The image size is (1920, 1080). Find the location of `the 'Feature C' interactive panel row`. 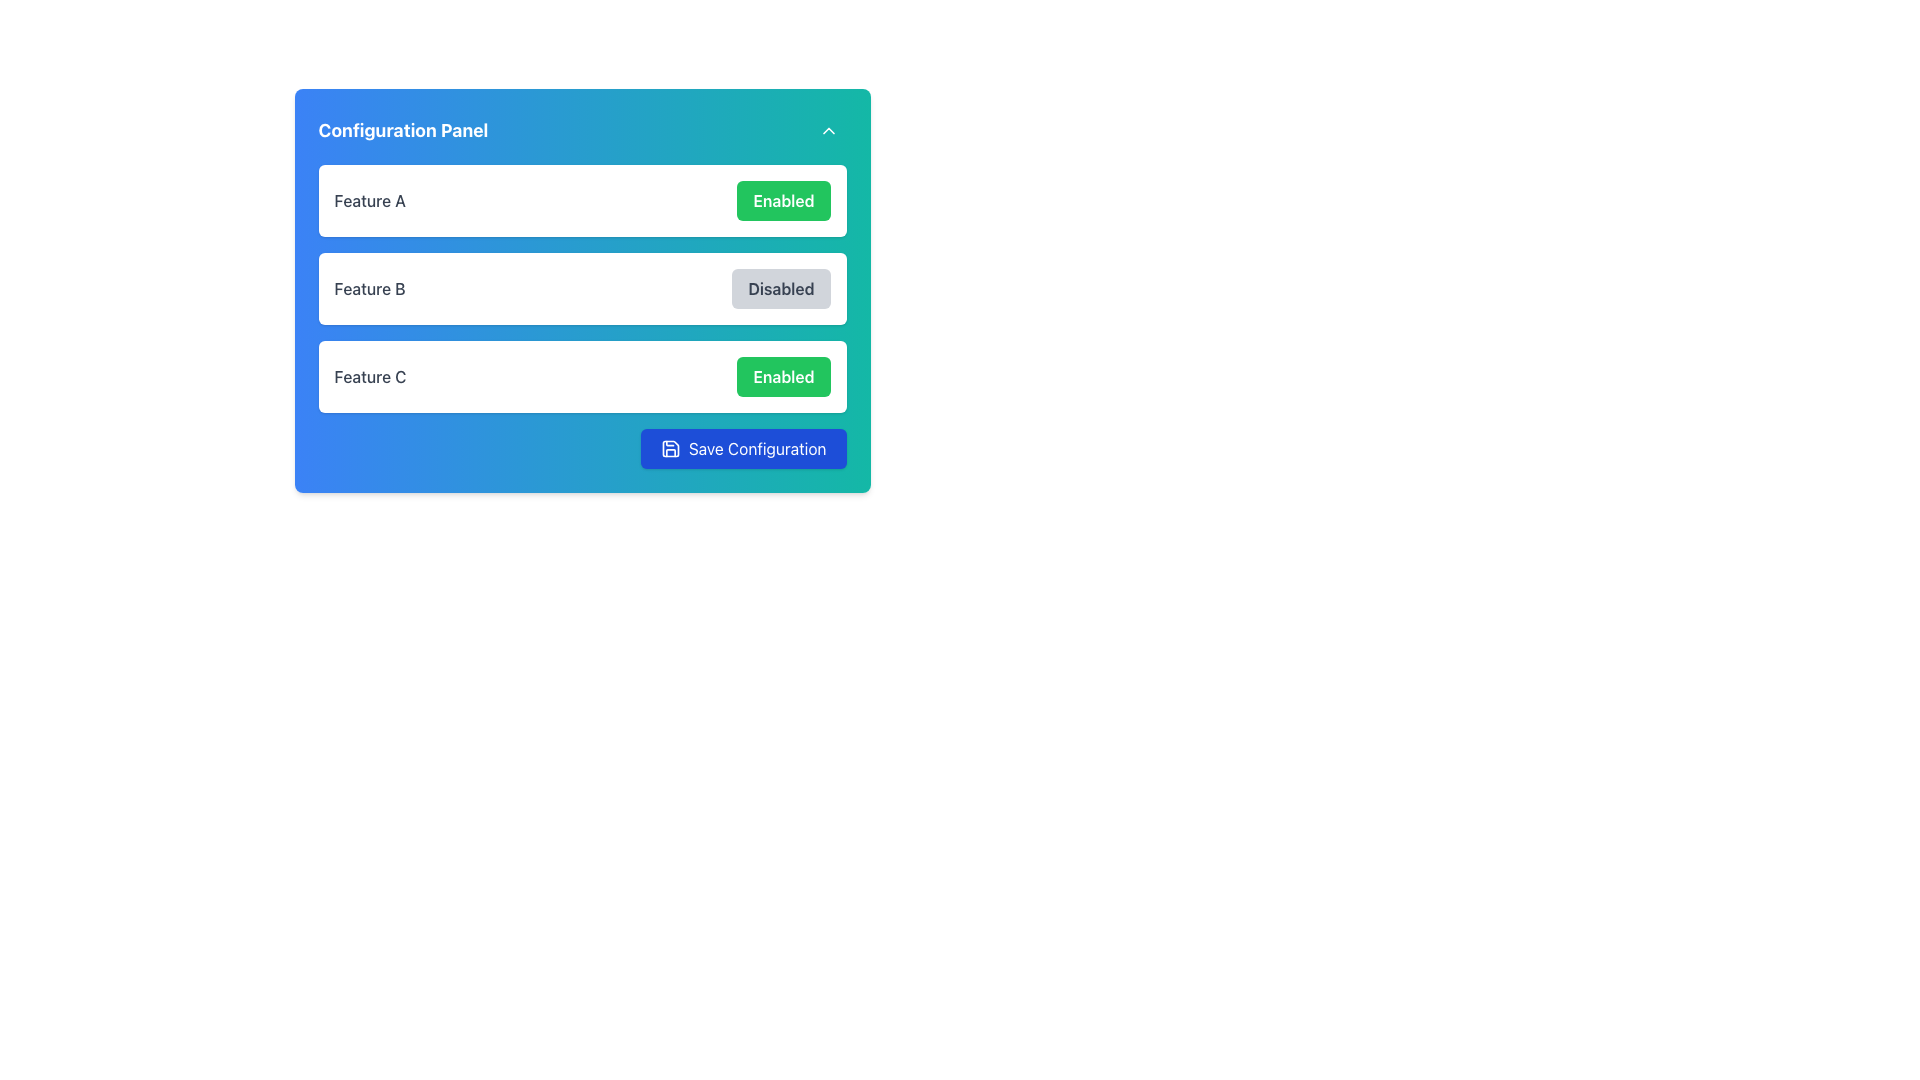

the 'Feature C' interactive panel row is located at coordinates (581, 377).